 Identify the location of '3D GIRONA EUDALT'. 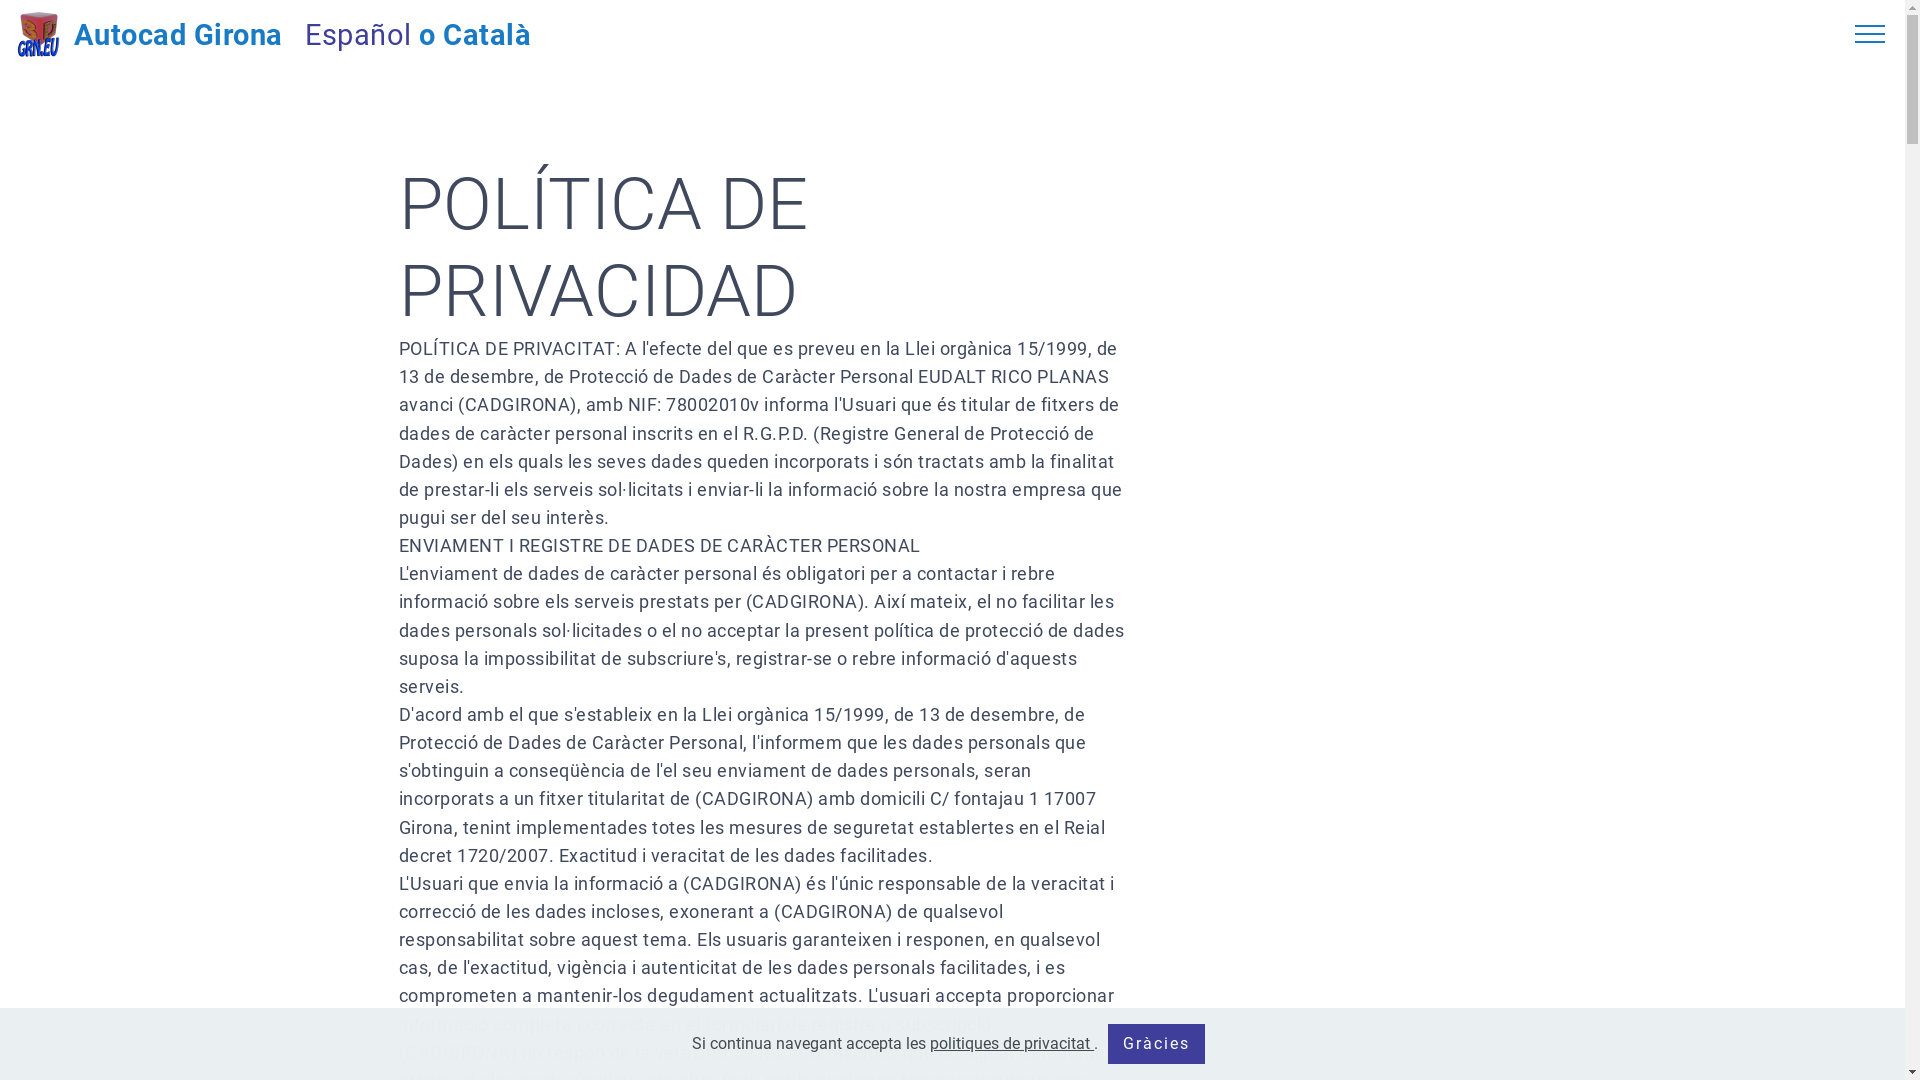
(38, 34).